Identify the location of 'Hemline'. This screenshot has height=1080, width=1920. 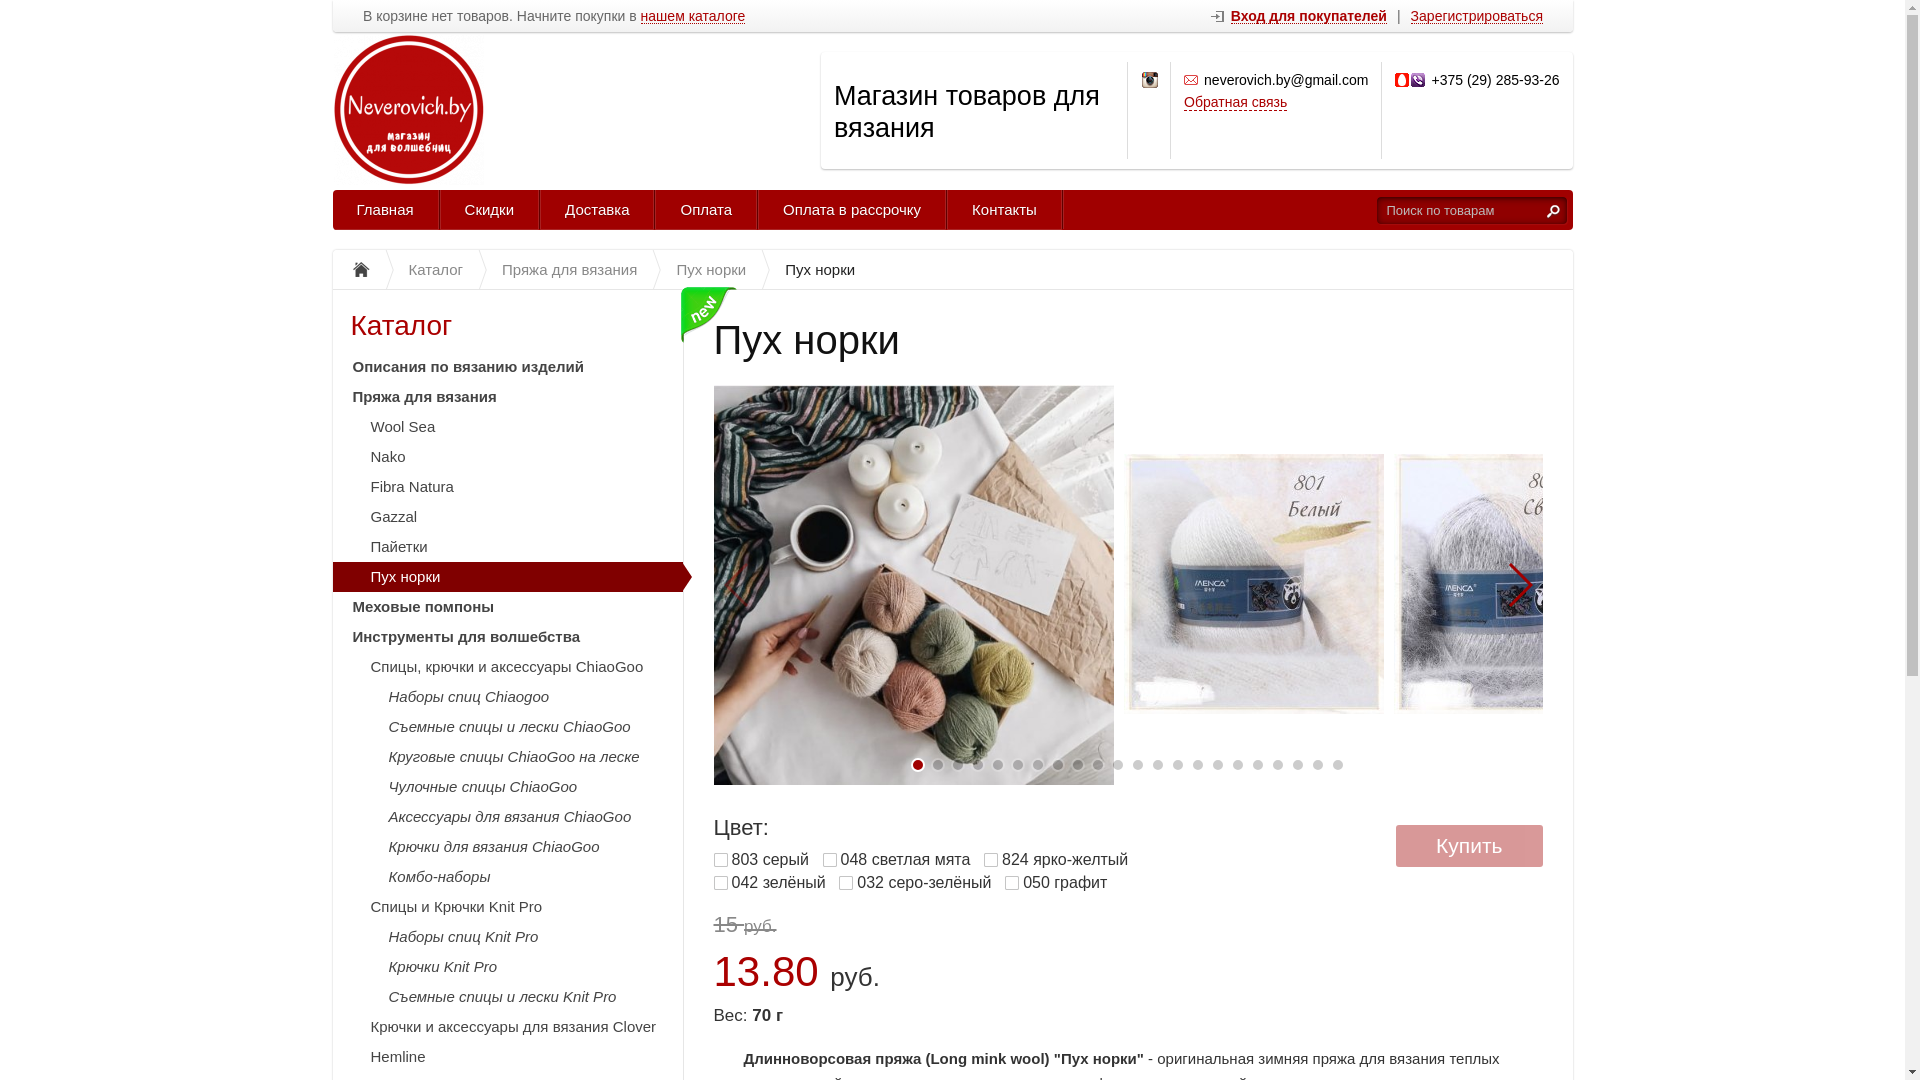
(507, 1055).